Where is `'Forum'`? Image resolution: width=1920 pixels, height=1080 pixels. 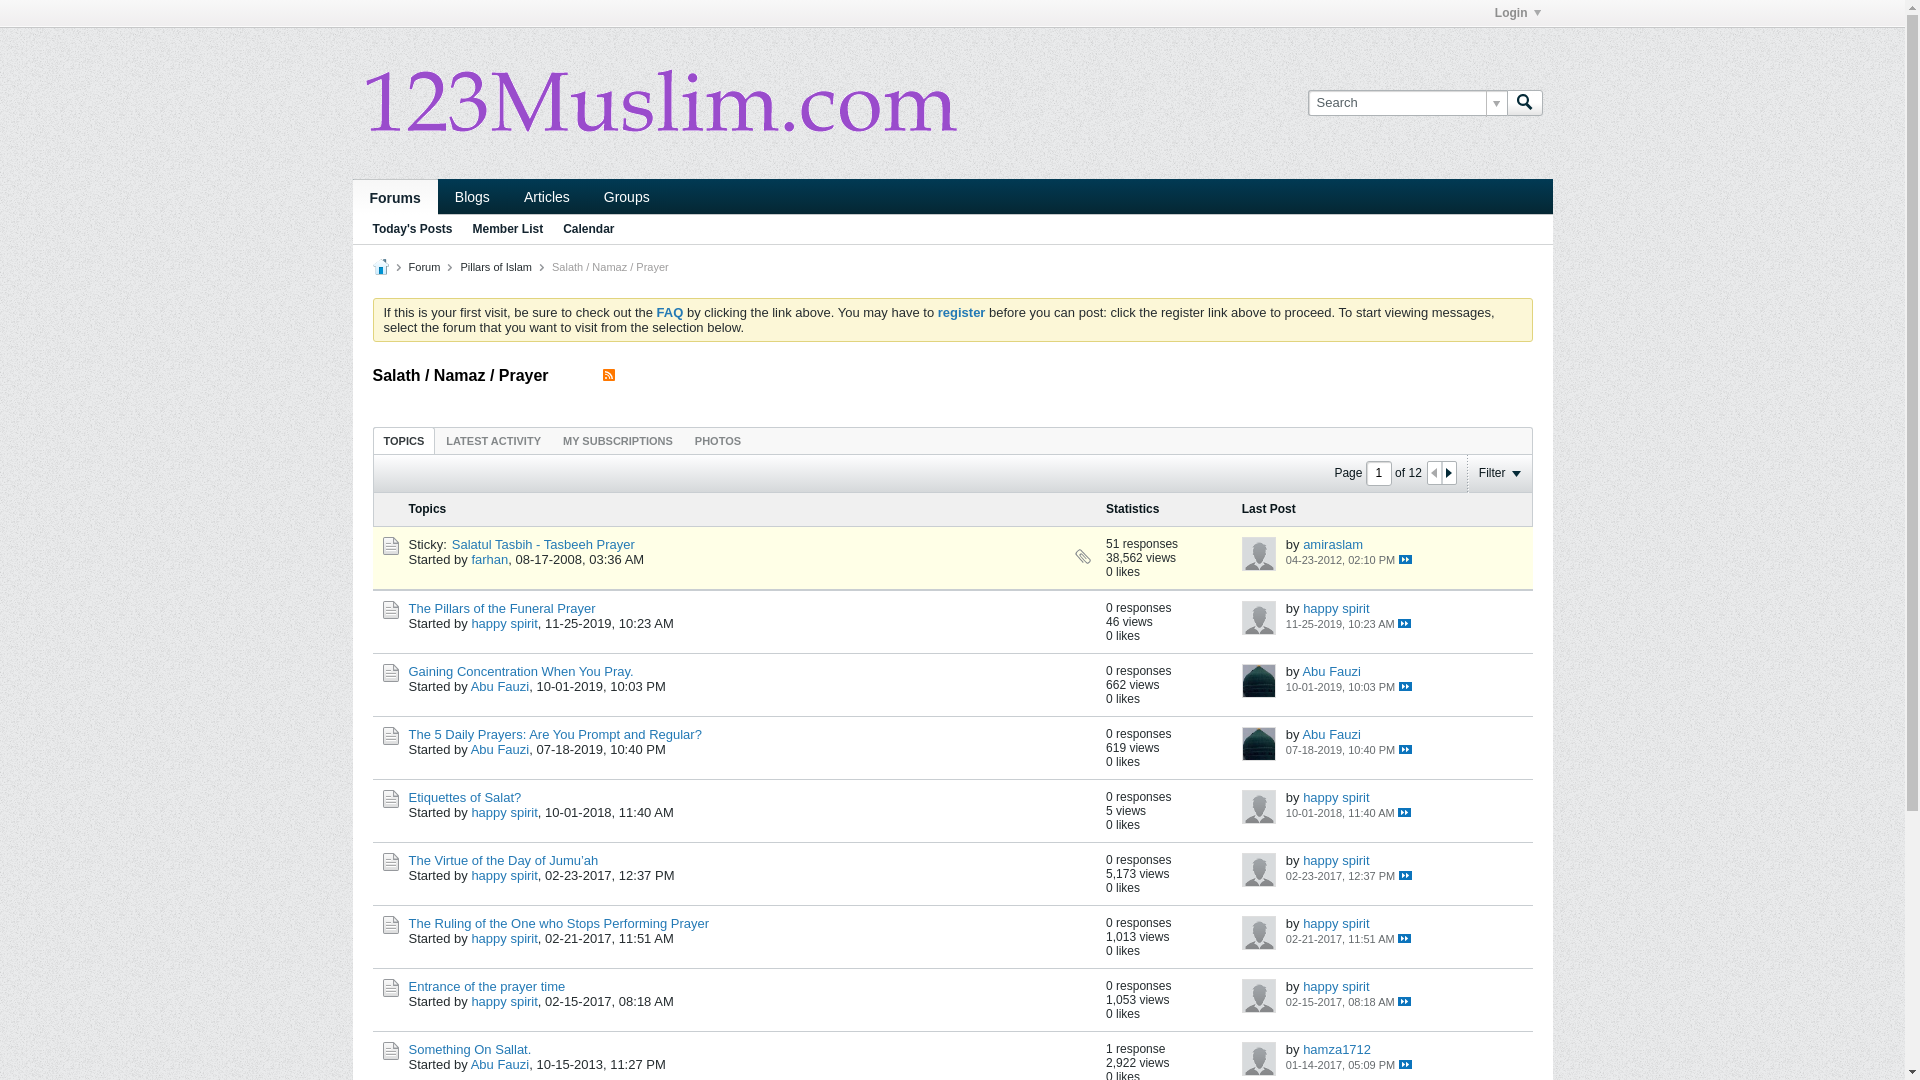
'Forum' is located at coordinates (424, 265).